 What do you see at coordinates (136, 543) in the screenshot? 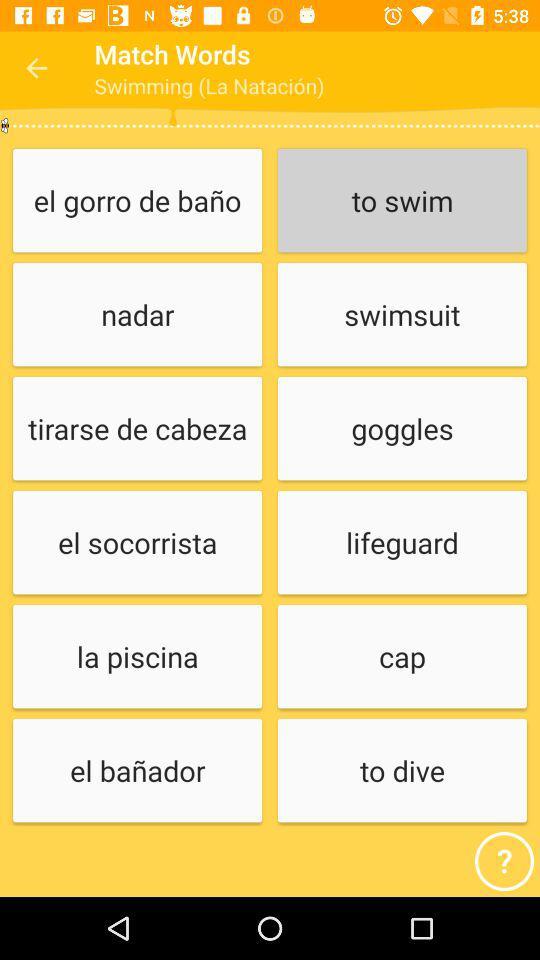
I see `the el socorrista` at bounding box center [136, 543].